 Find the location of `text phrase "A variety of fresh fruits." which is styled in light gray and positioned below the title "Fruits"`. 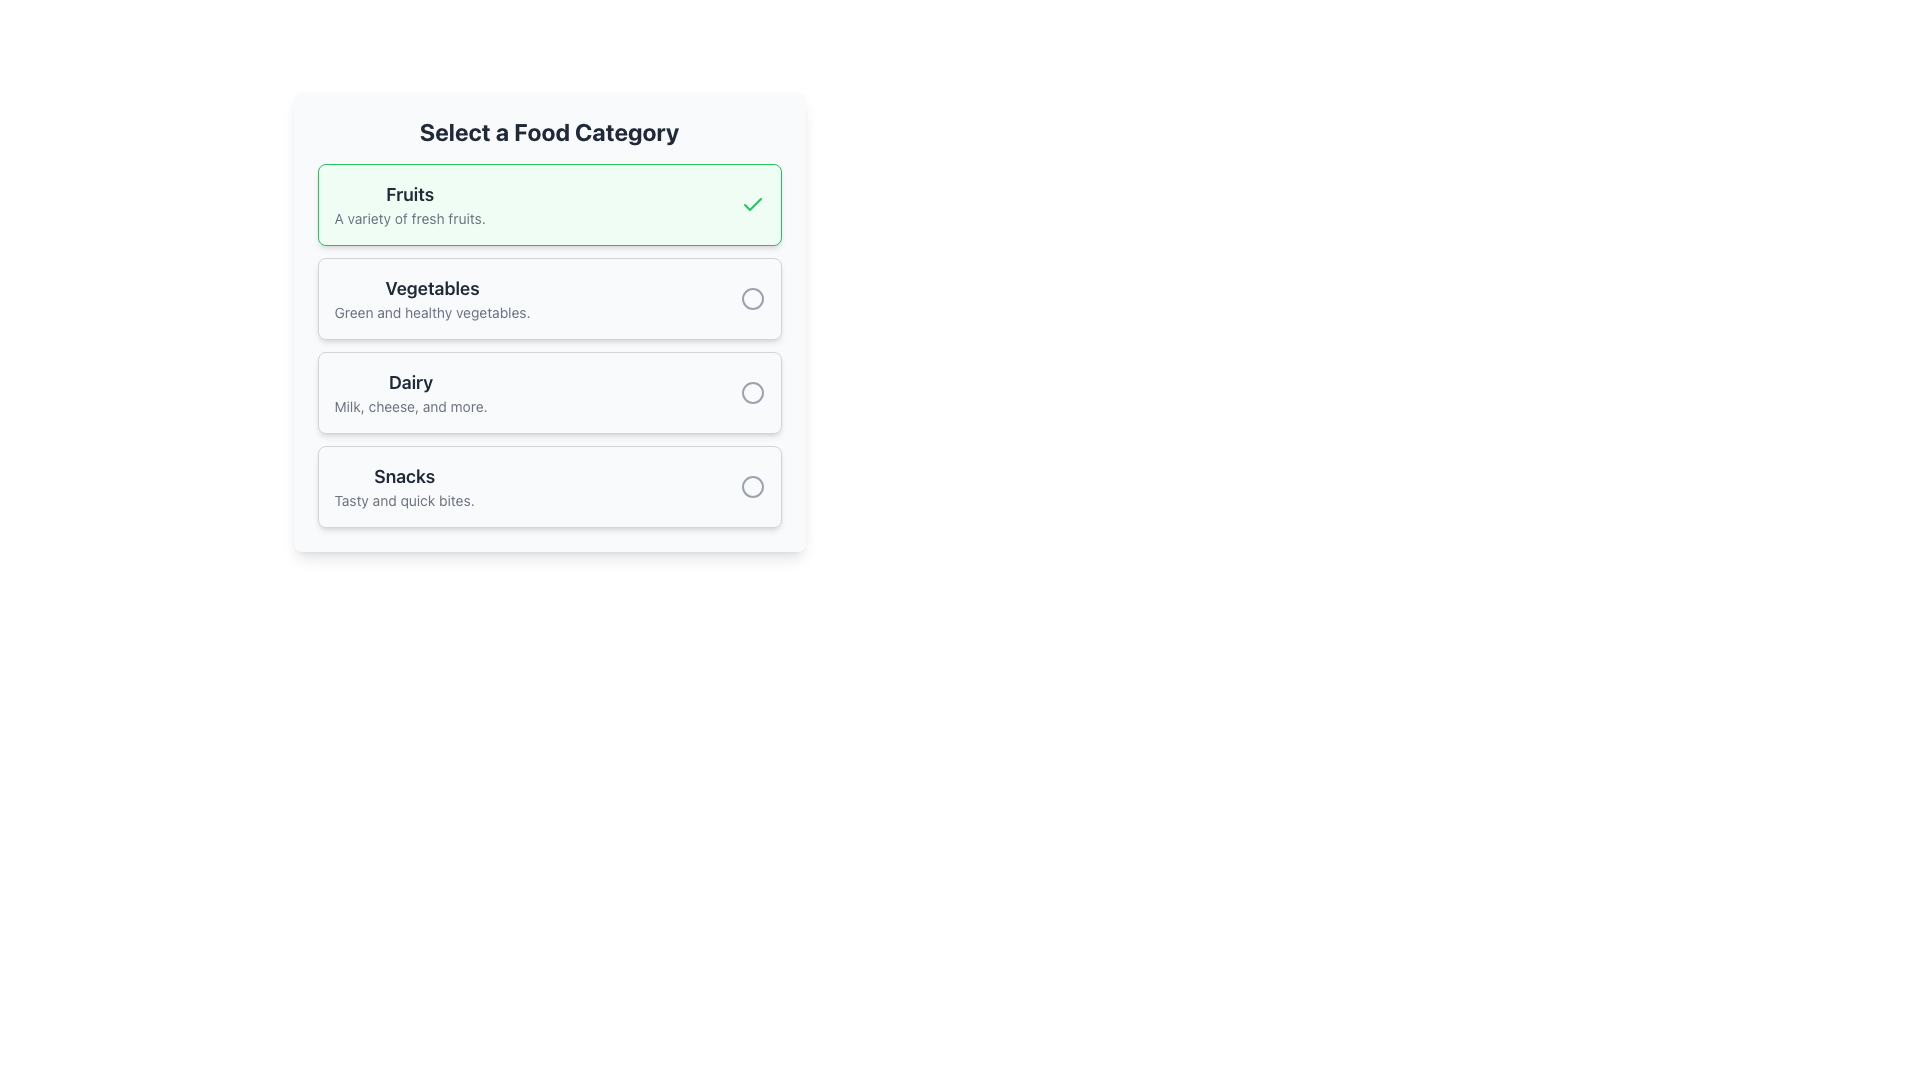

text phrase "A variety of fresh fruits." which is styled in light gray and positioned below the title "Fruits" is located at coordinates (409, 219).